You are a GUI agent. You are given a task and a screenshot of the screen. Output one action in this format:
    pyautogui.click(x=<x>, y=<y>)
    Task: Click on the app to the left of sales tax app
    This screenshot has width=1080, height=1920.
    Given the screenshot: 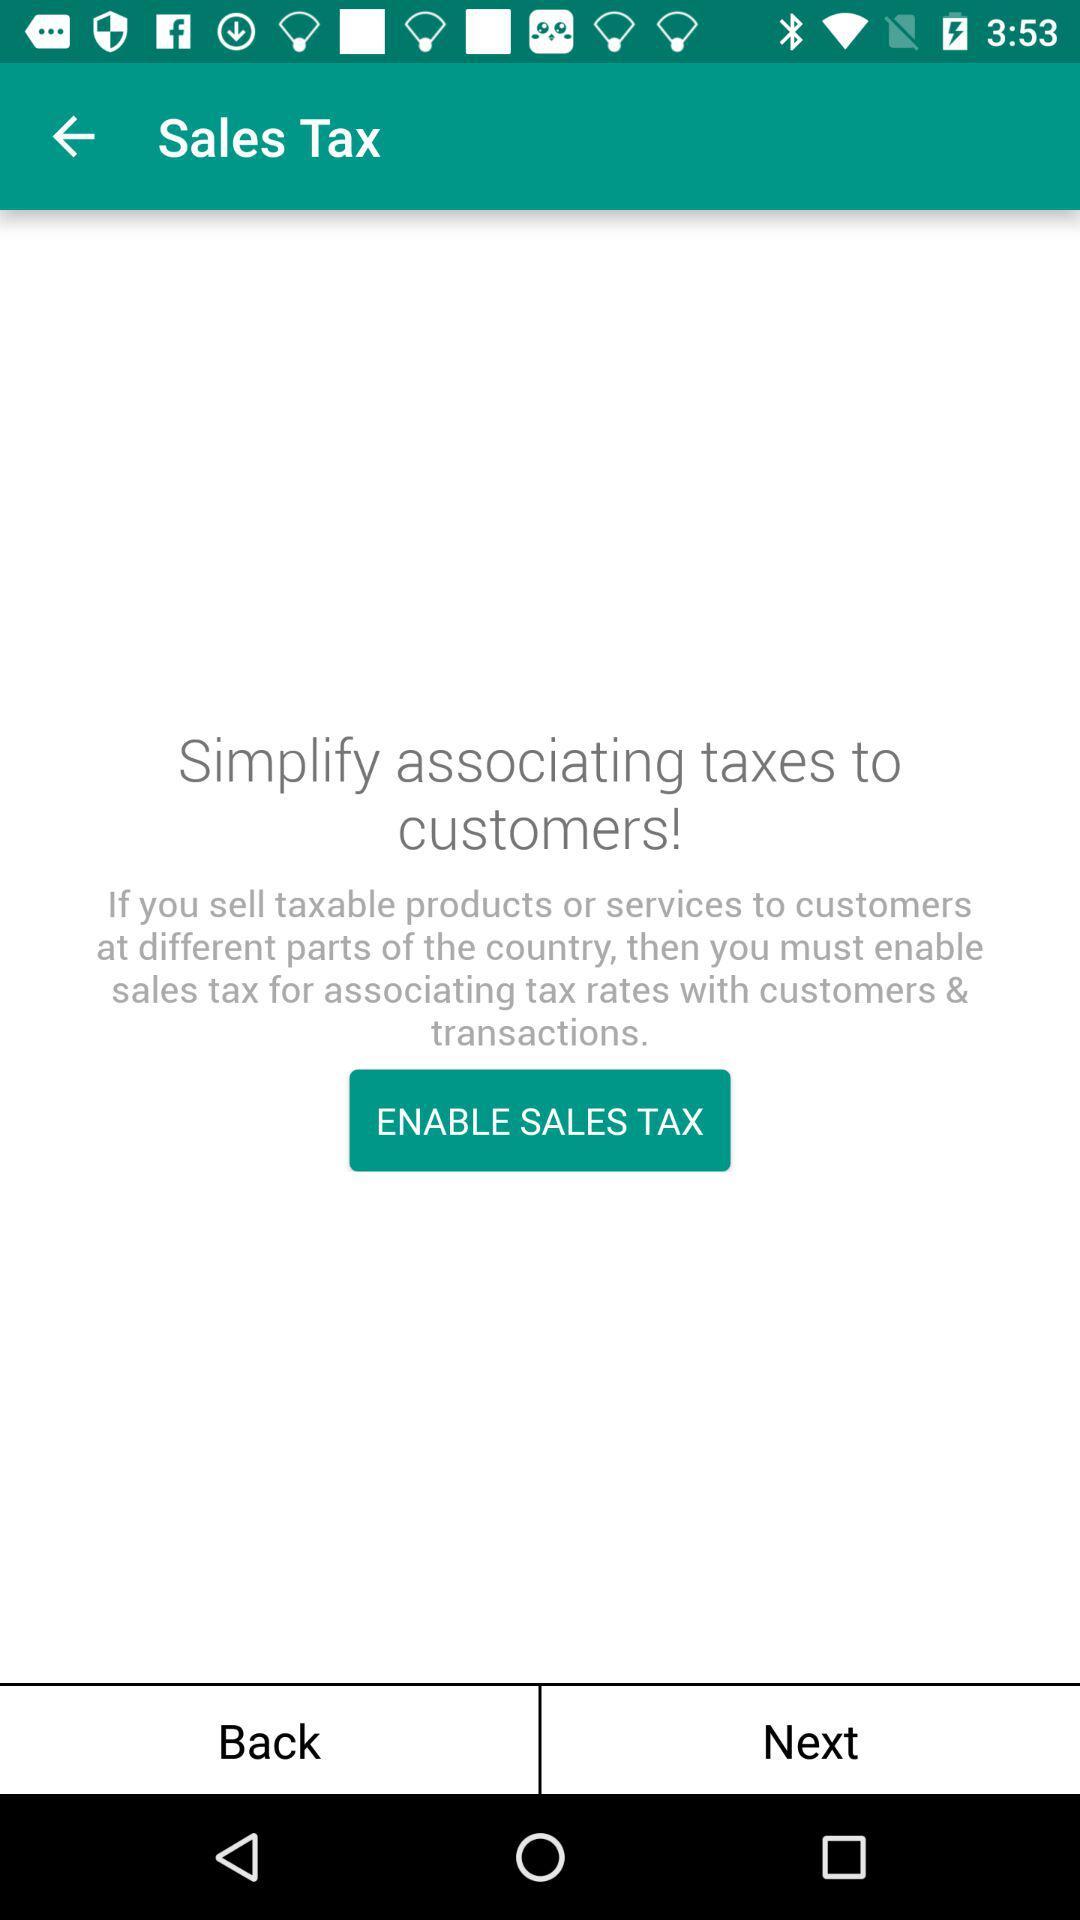 What is the action you would take?
    pyautogui.click(x=72, y=135)
    